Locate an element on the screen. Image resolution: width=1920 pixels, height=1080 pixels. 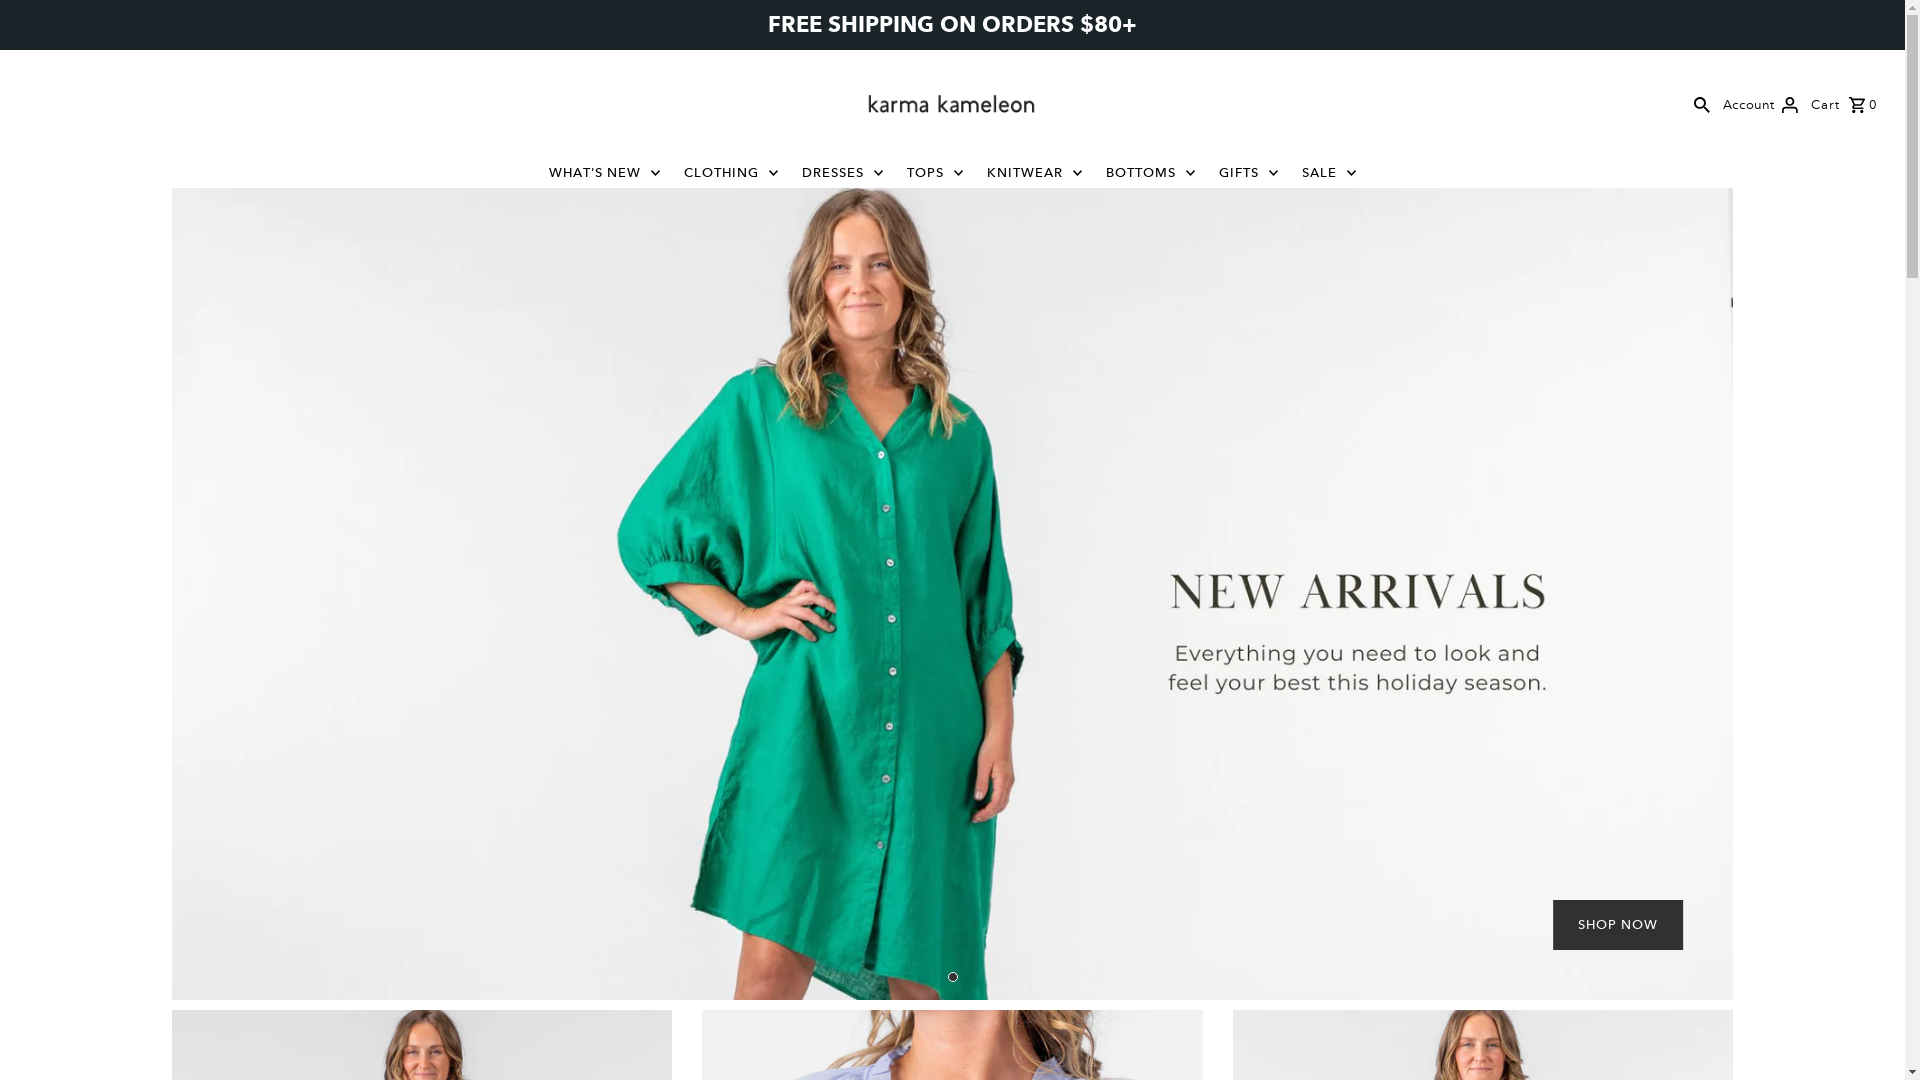
'KNITWEAR' is located at coordinates (1033, 172).